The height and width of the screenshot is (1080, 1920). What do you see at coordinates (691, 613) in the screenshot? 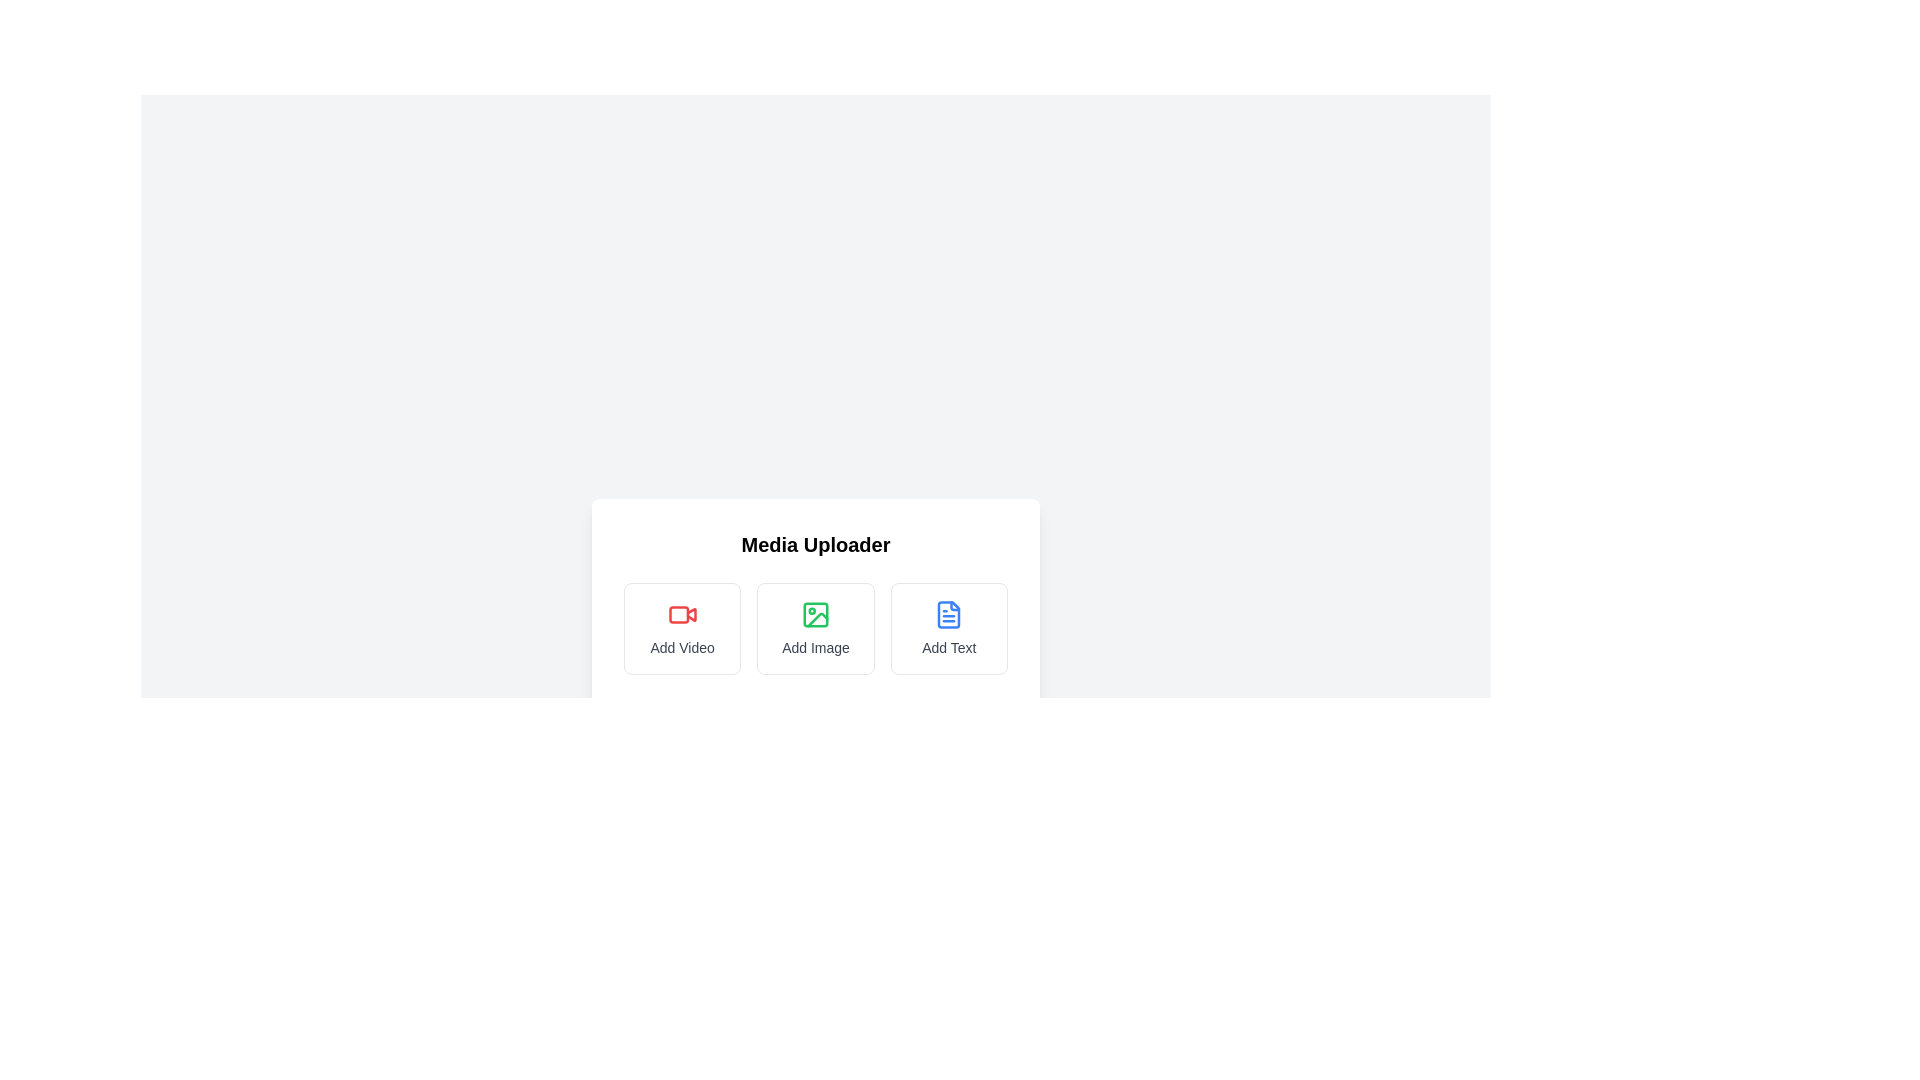
I see `the red triangular play button icon, which is part of the 'Add Video' button located beneath the 'Media Uploader' heading` at bounding box center [691, 613].